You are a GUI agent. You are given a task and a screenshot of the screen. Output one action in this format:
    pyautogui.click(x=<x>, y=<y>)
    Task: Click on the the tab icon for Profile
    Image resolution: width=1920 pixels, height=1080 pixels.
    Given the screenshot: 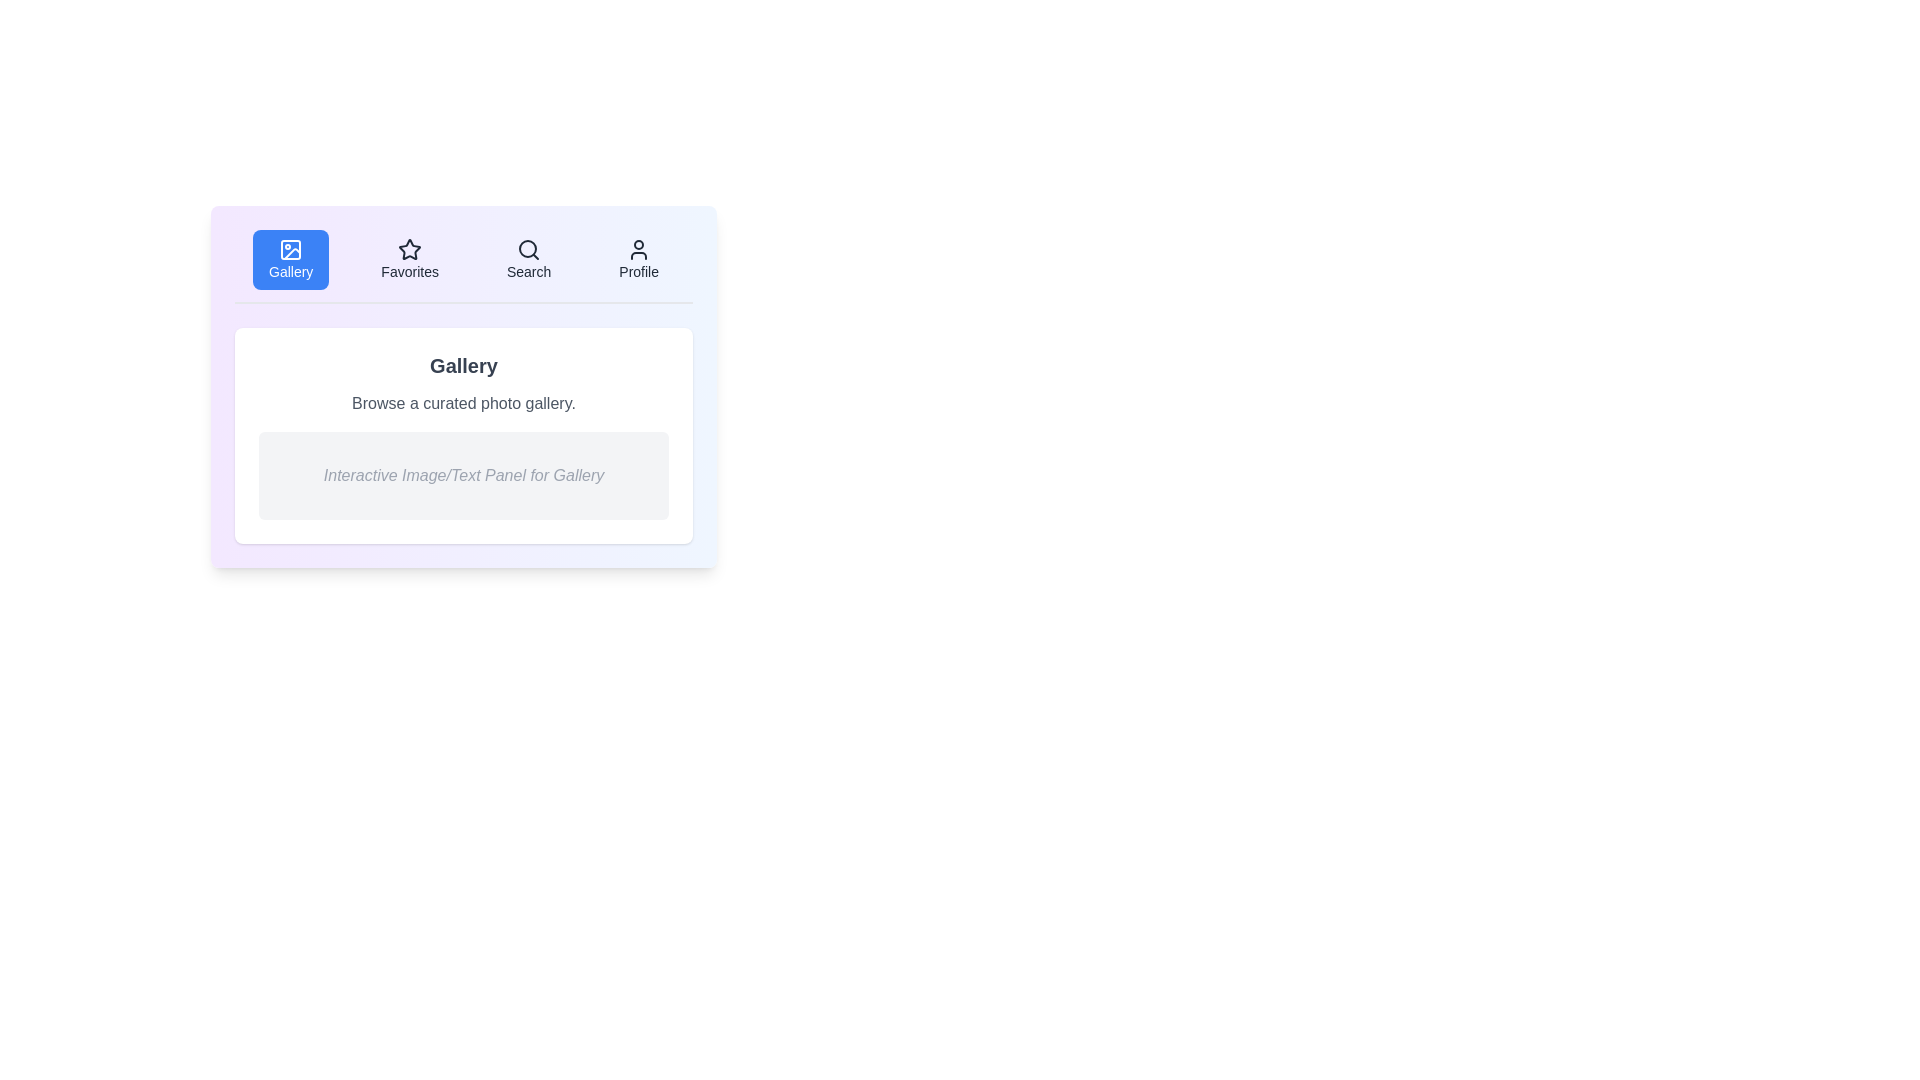 What is the action you would take?
    pyautogui.click(x=637, y=249)
    